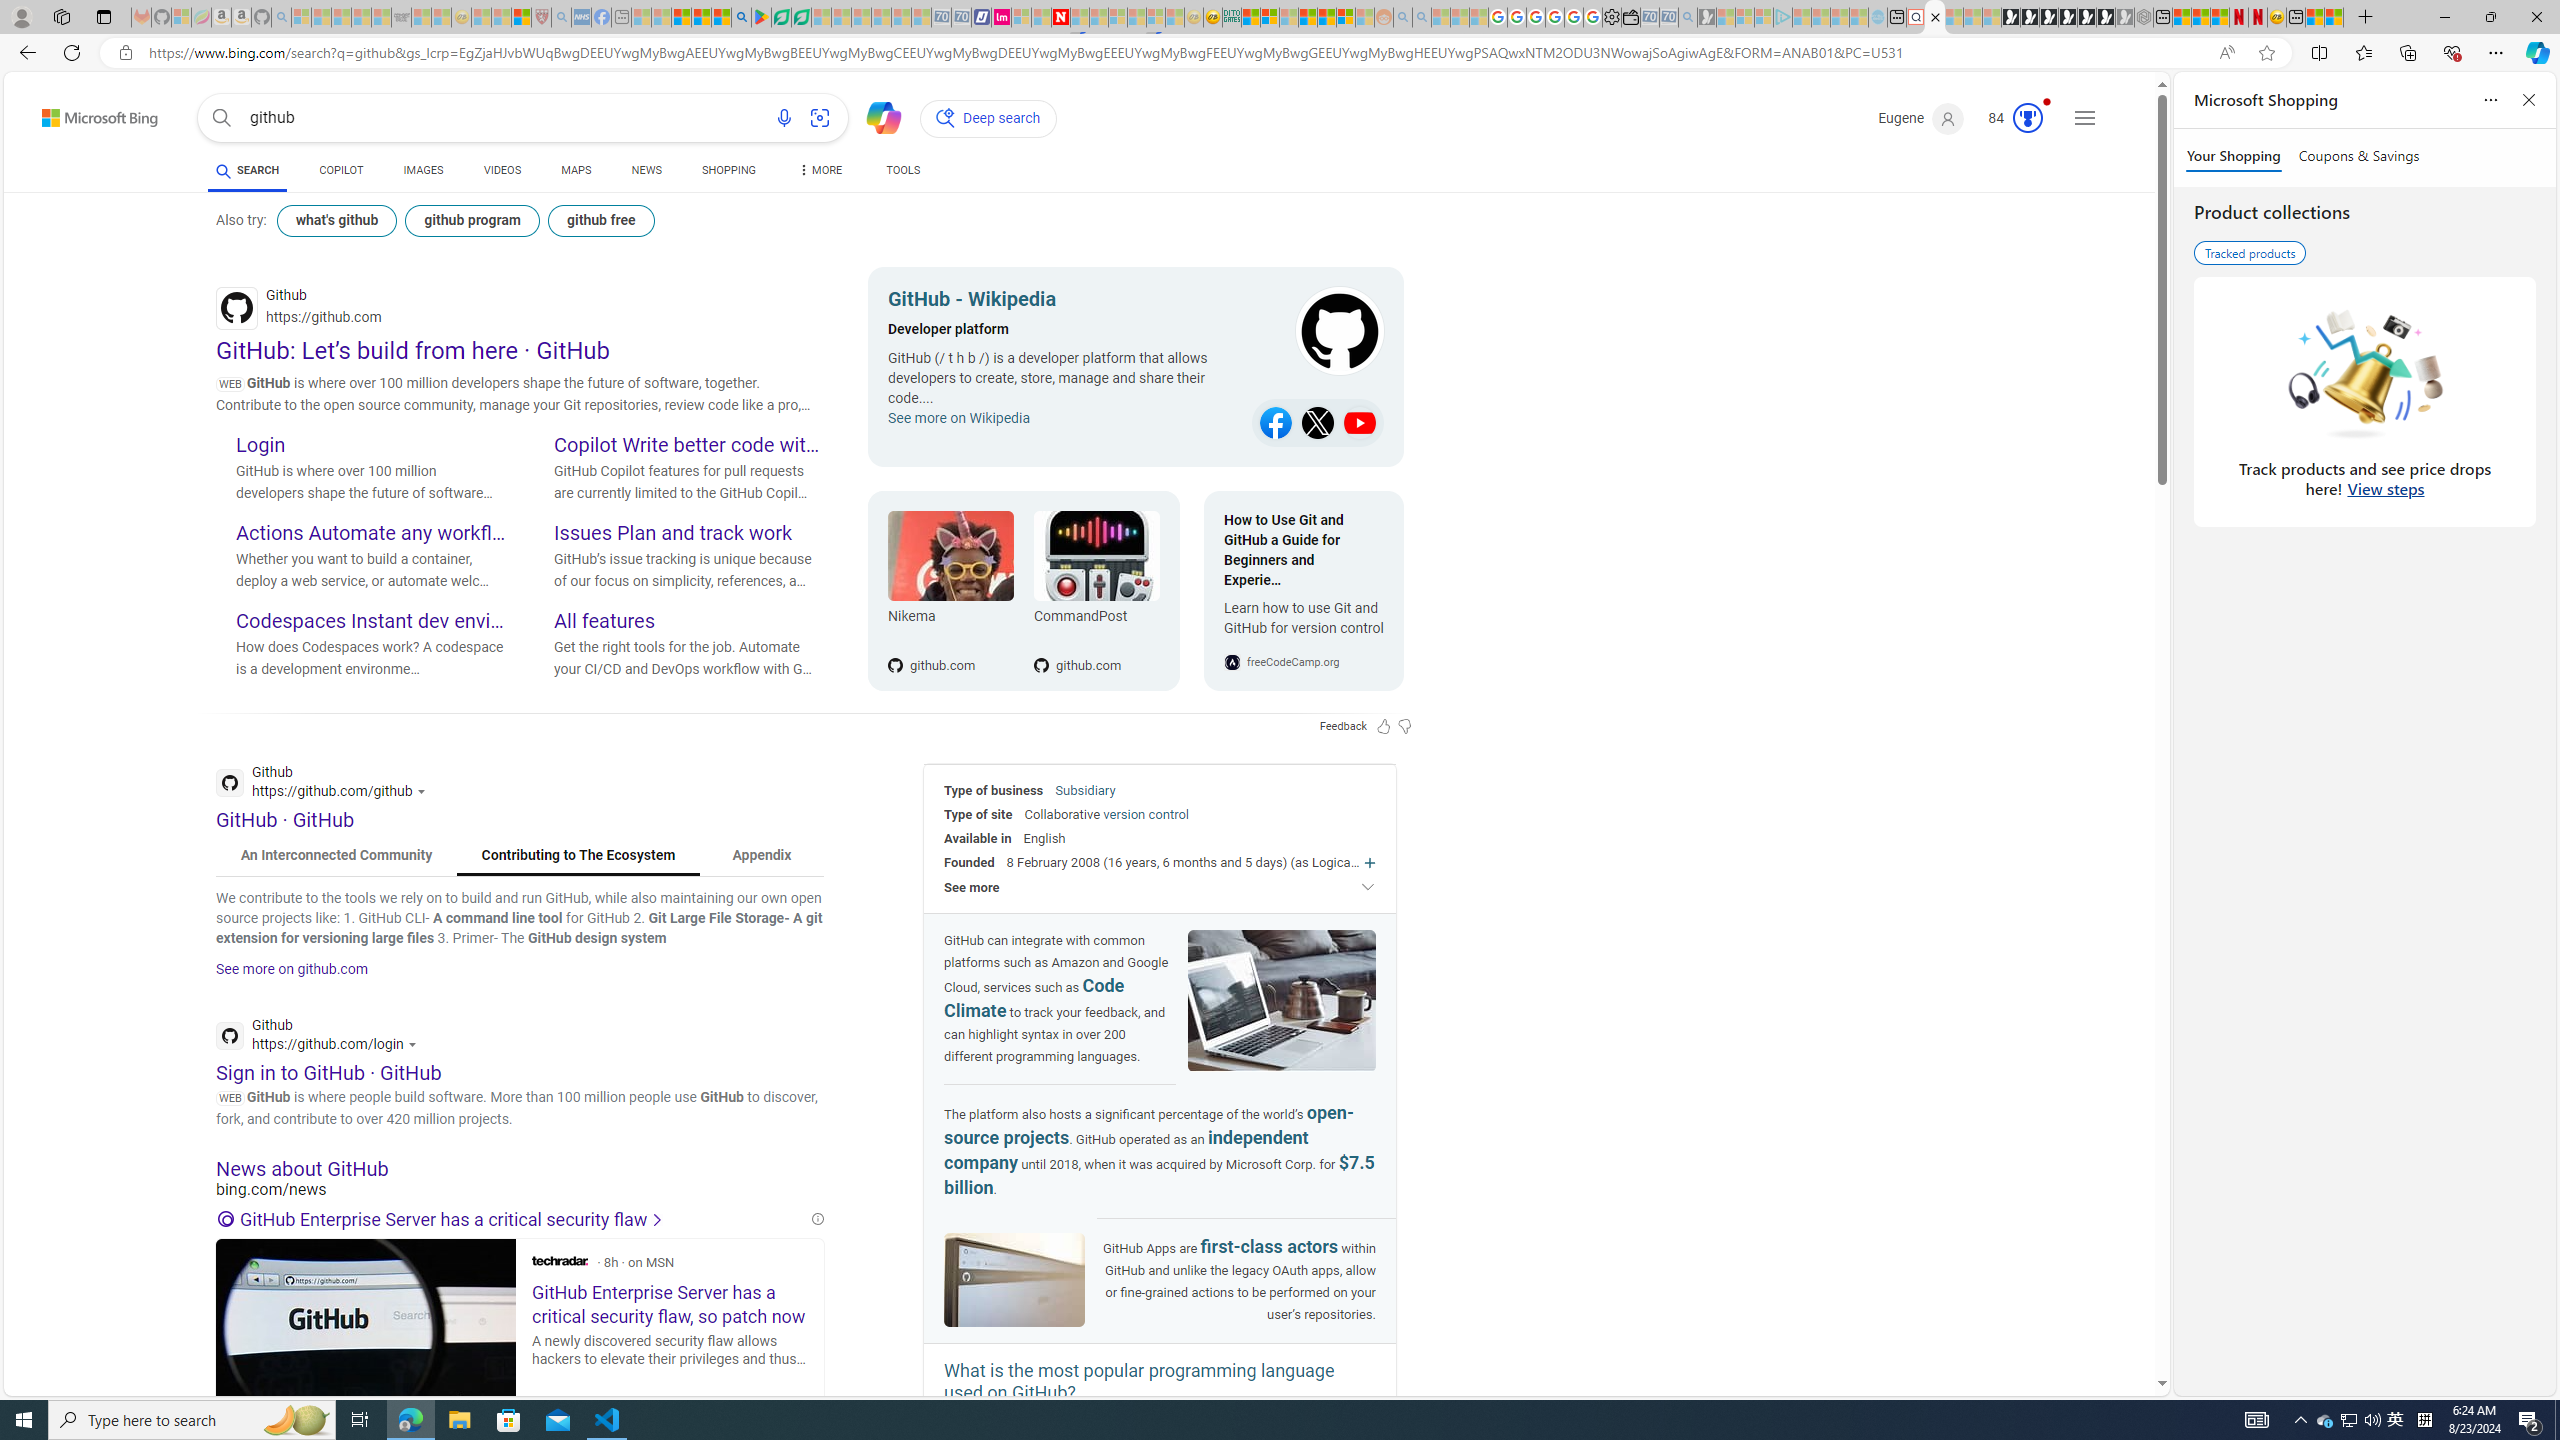  What do you see at coordinates (994, 789) in the screenshot?
I see `'Type of business'` at bounding box center [994, 789].